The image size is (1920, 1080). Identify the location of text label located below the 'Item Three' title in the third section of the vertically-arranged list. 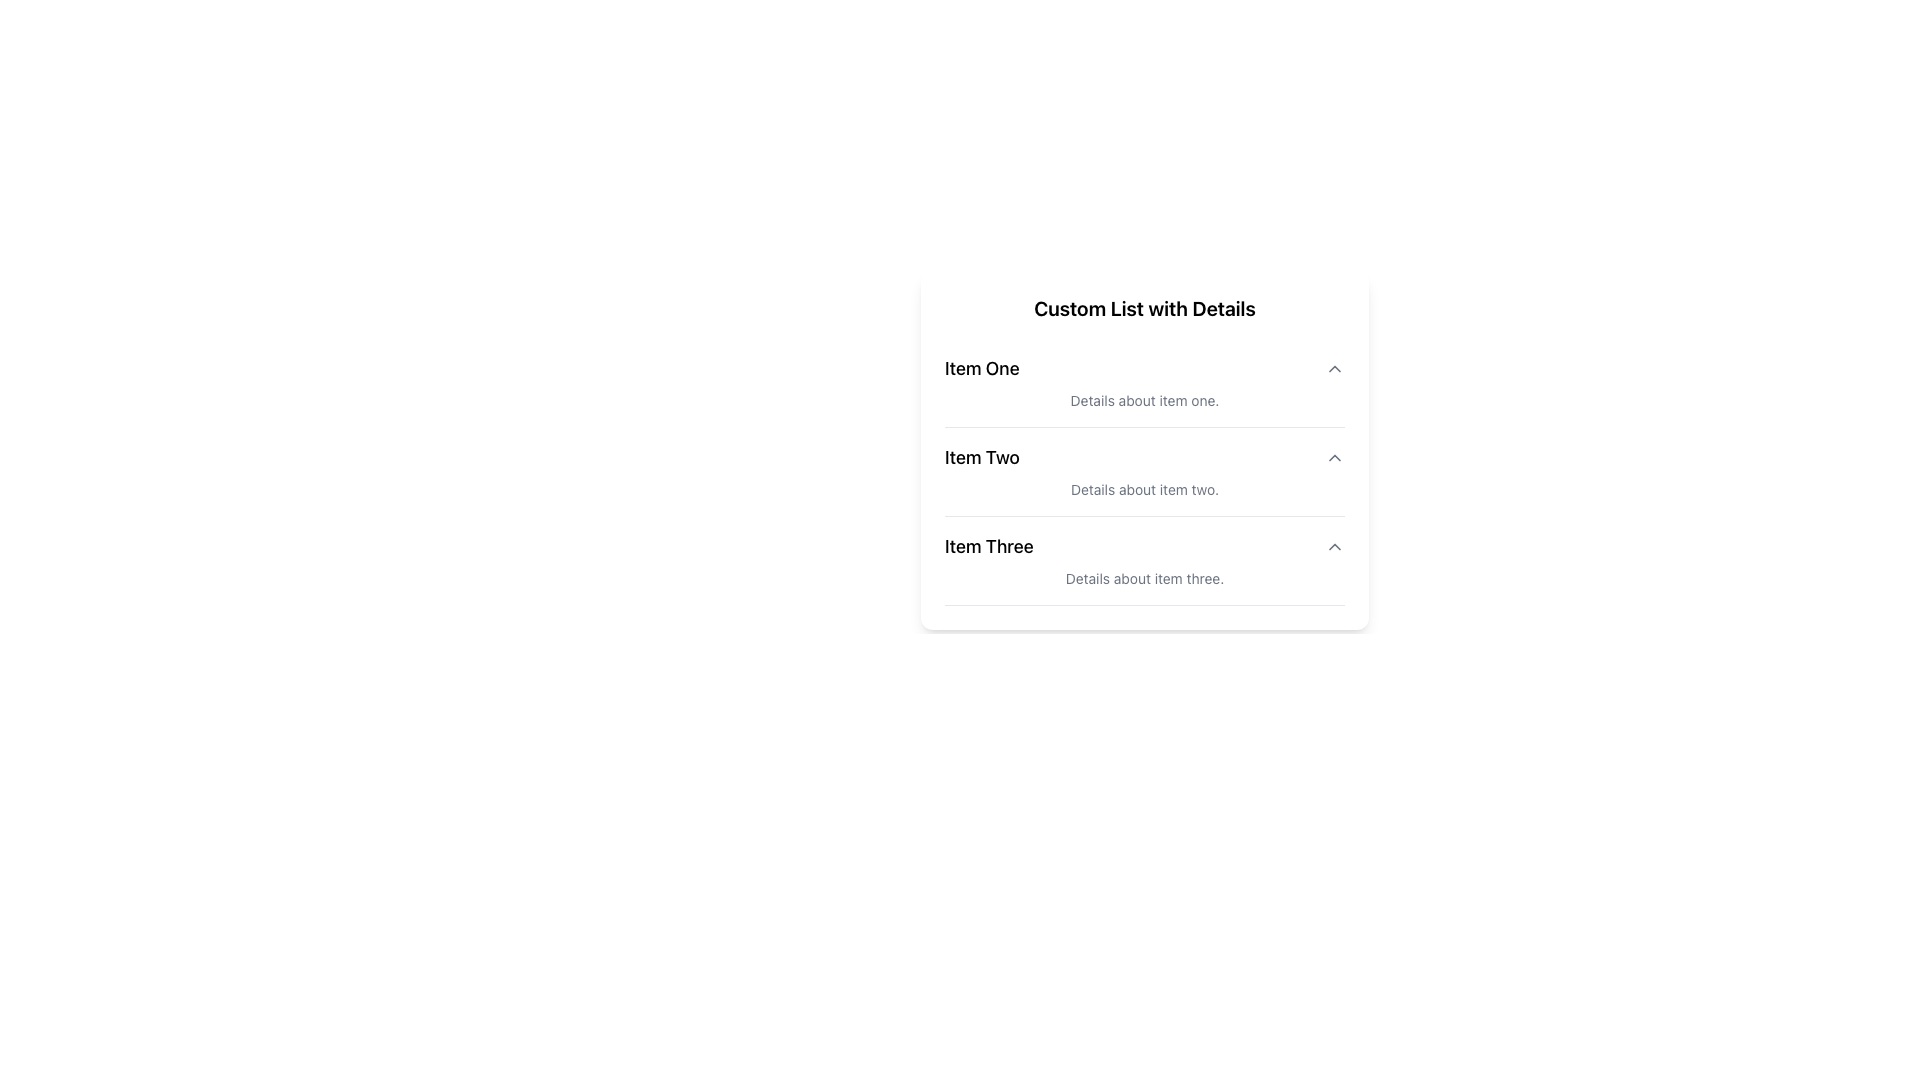
(1145, 578).